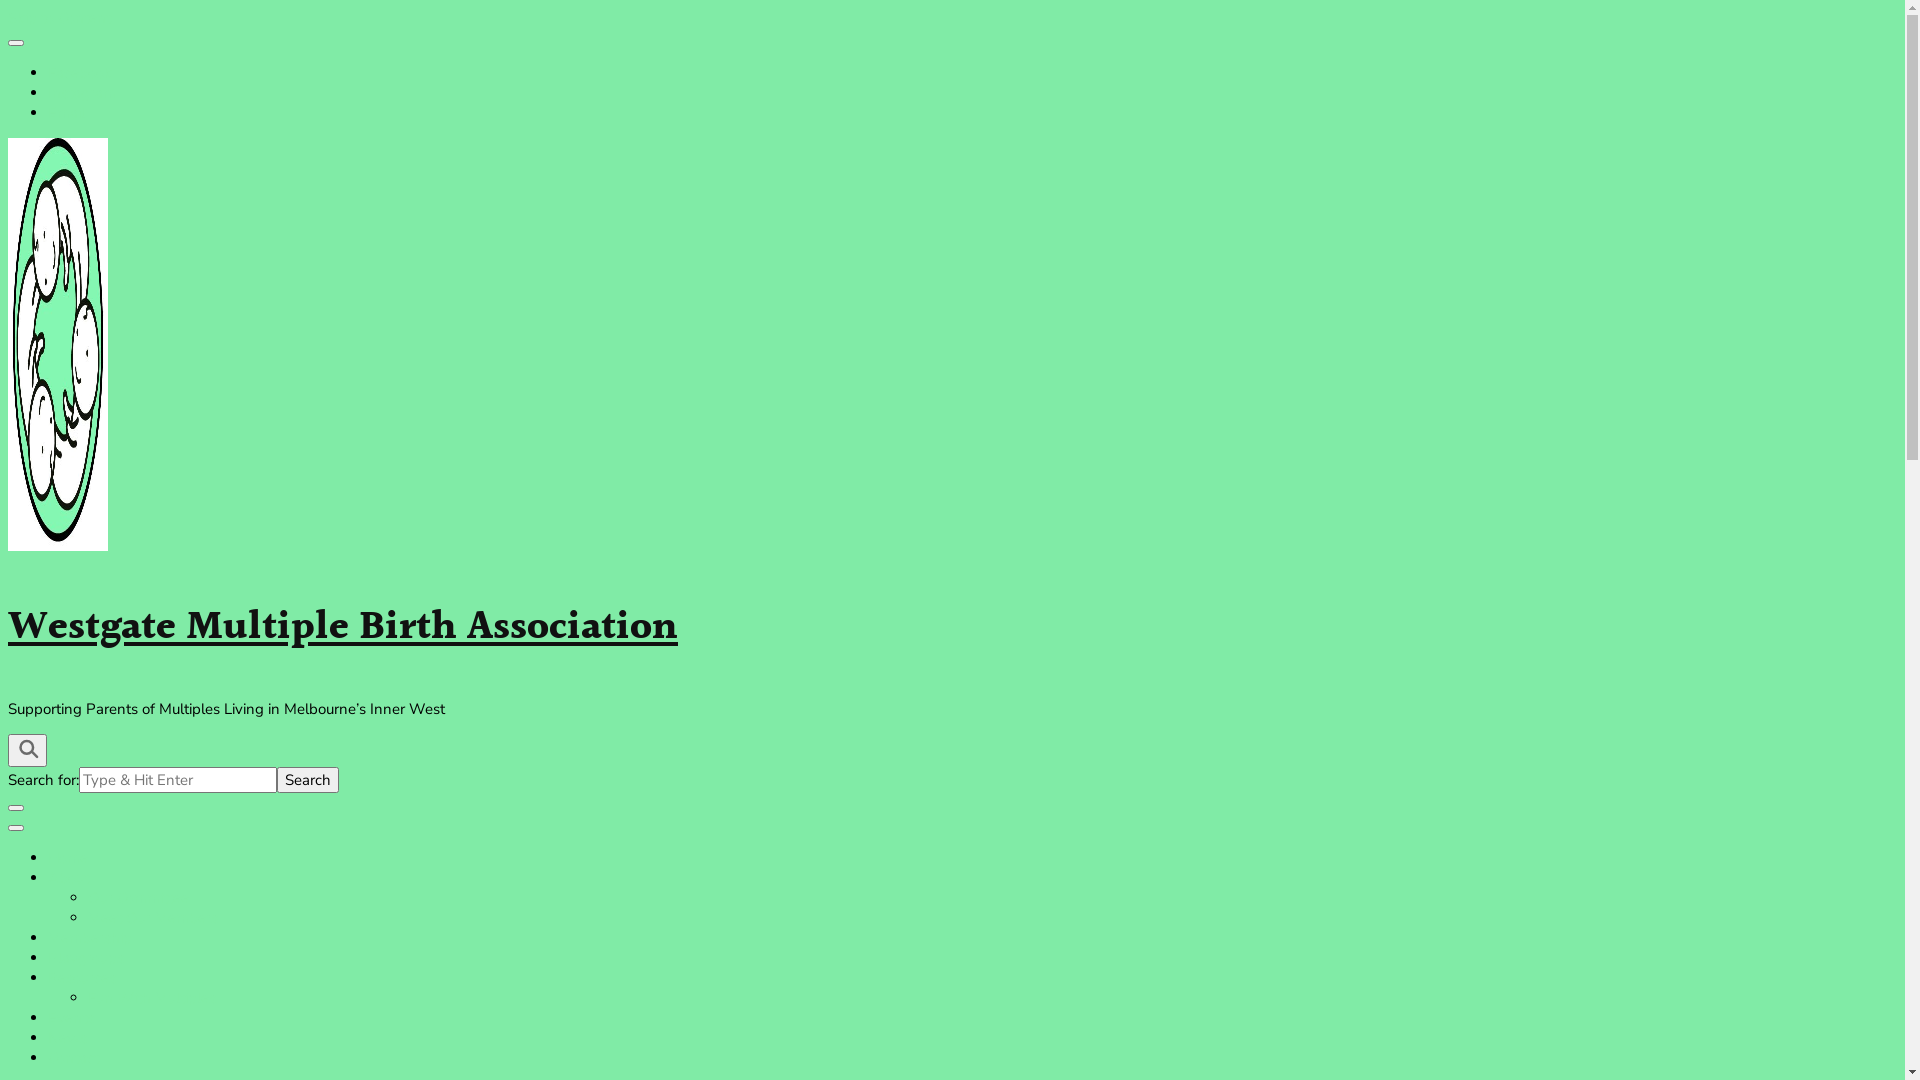 Image resolution: width=1920 pixels, height=1080 pixels. I want to click on 'Resources', so click(80, 977).